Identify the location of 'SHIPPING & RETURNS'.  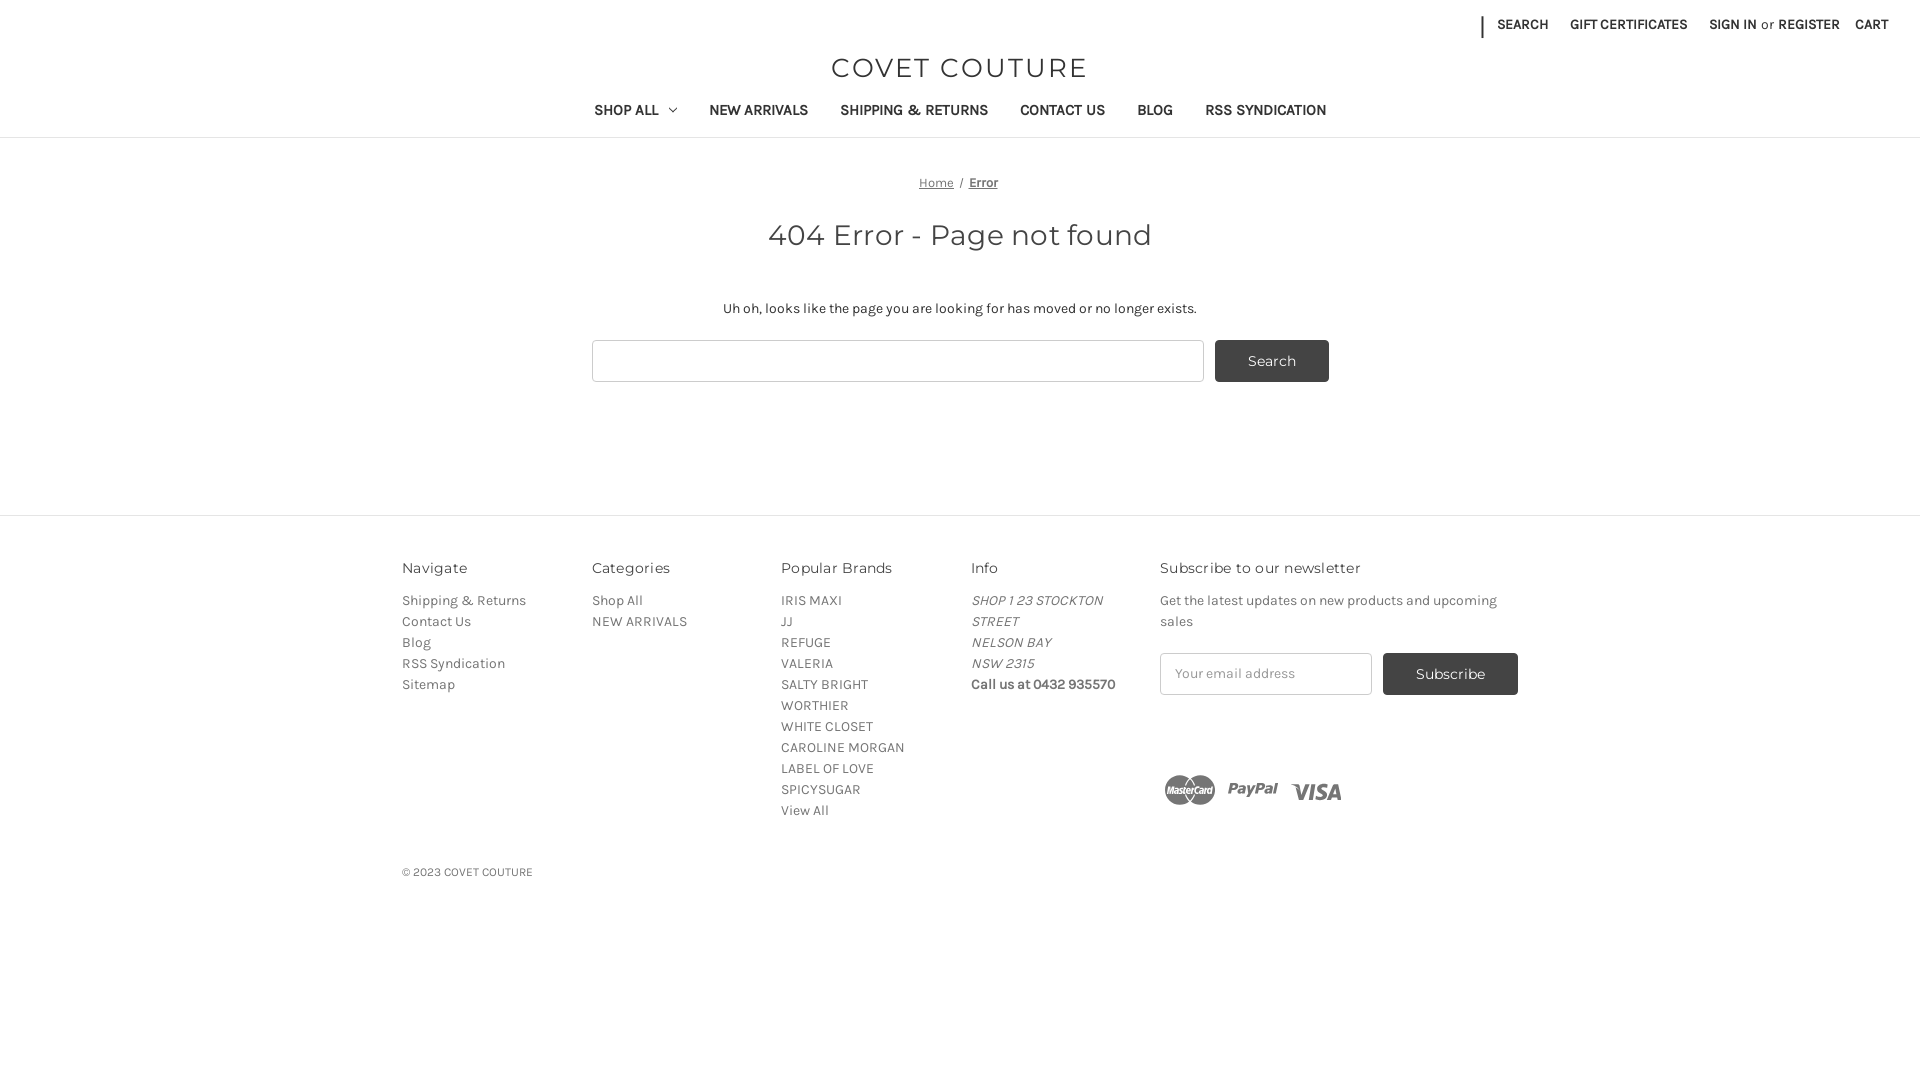
(912, 112).